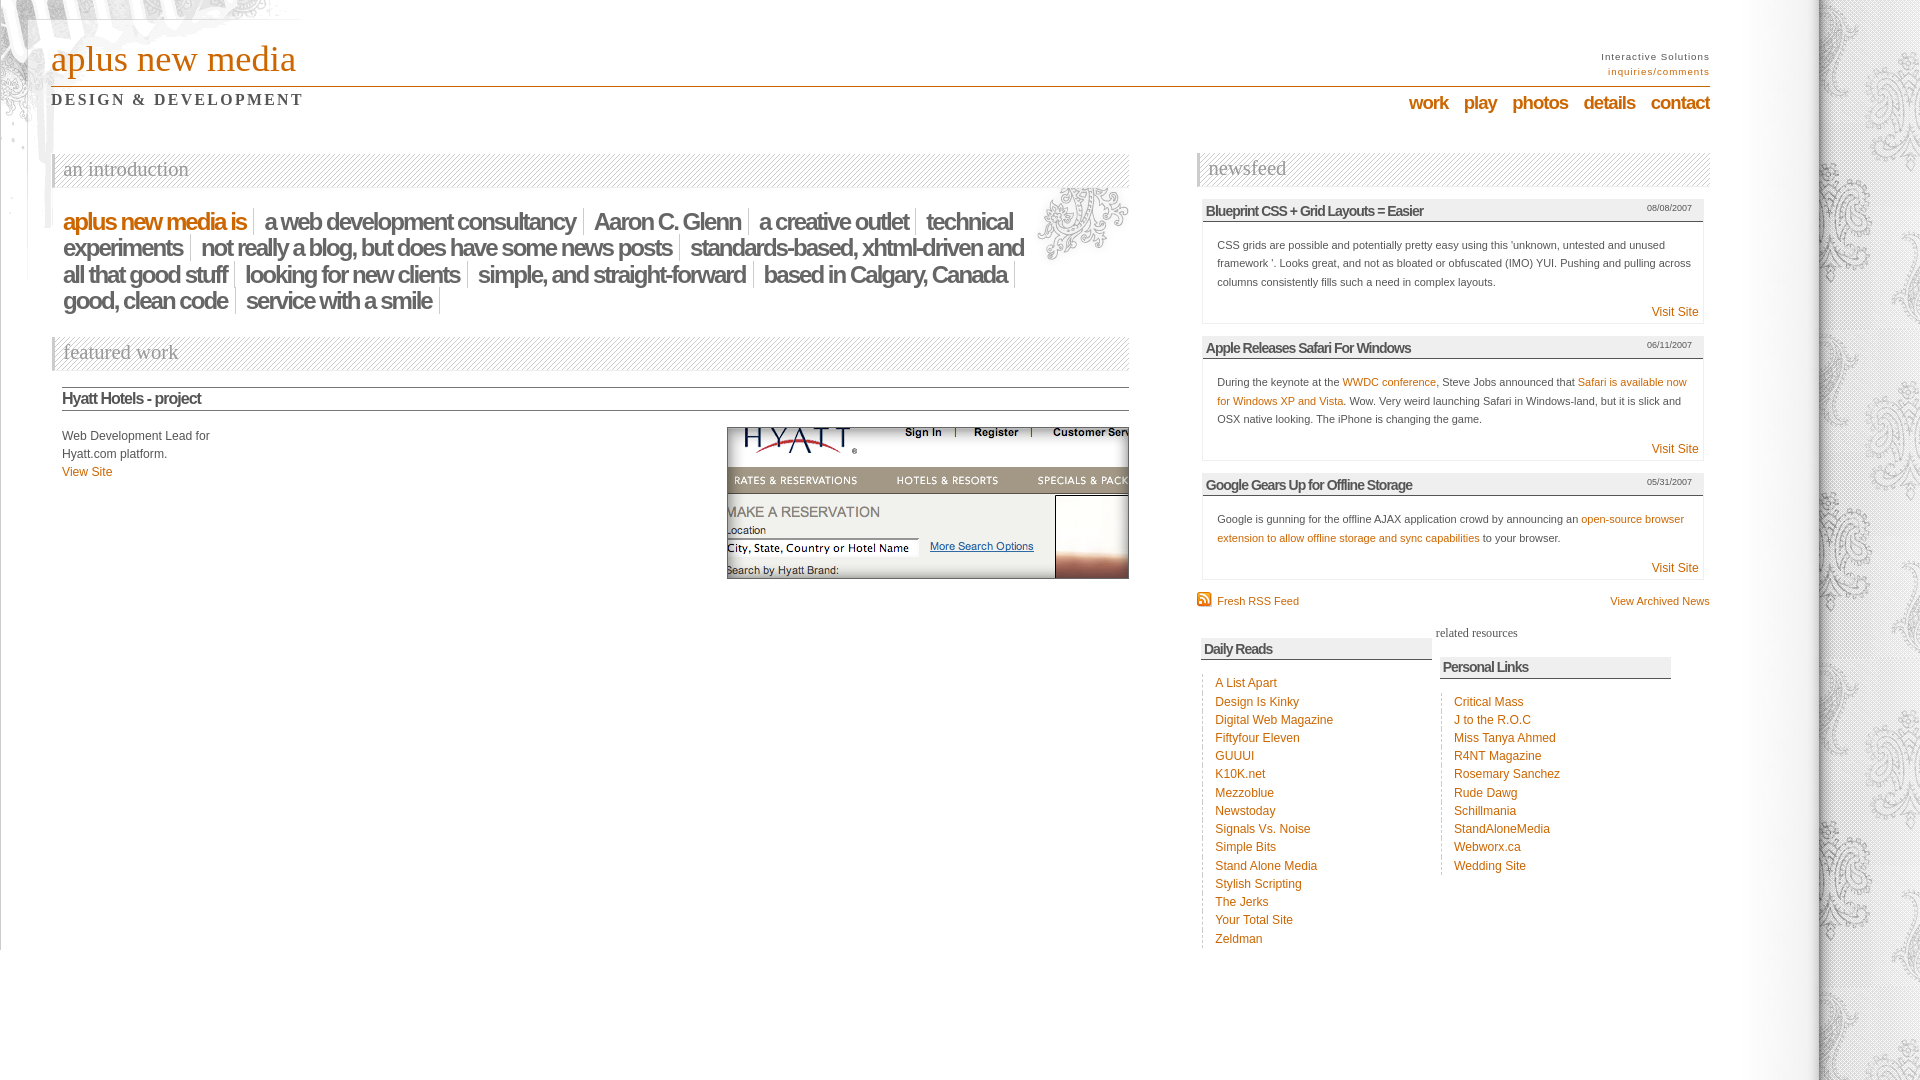 This screenshot has height=1080, width=1920. I want to click on 'Fresh RSS Feed', so click(1247, 600).